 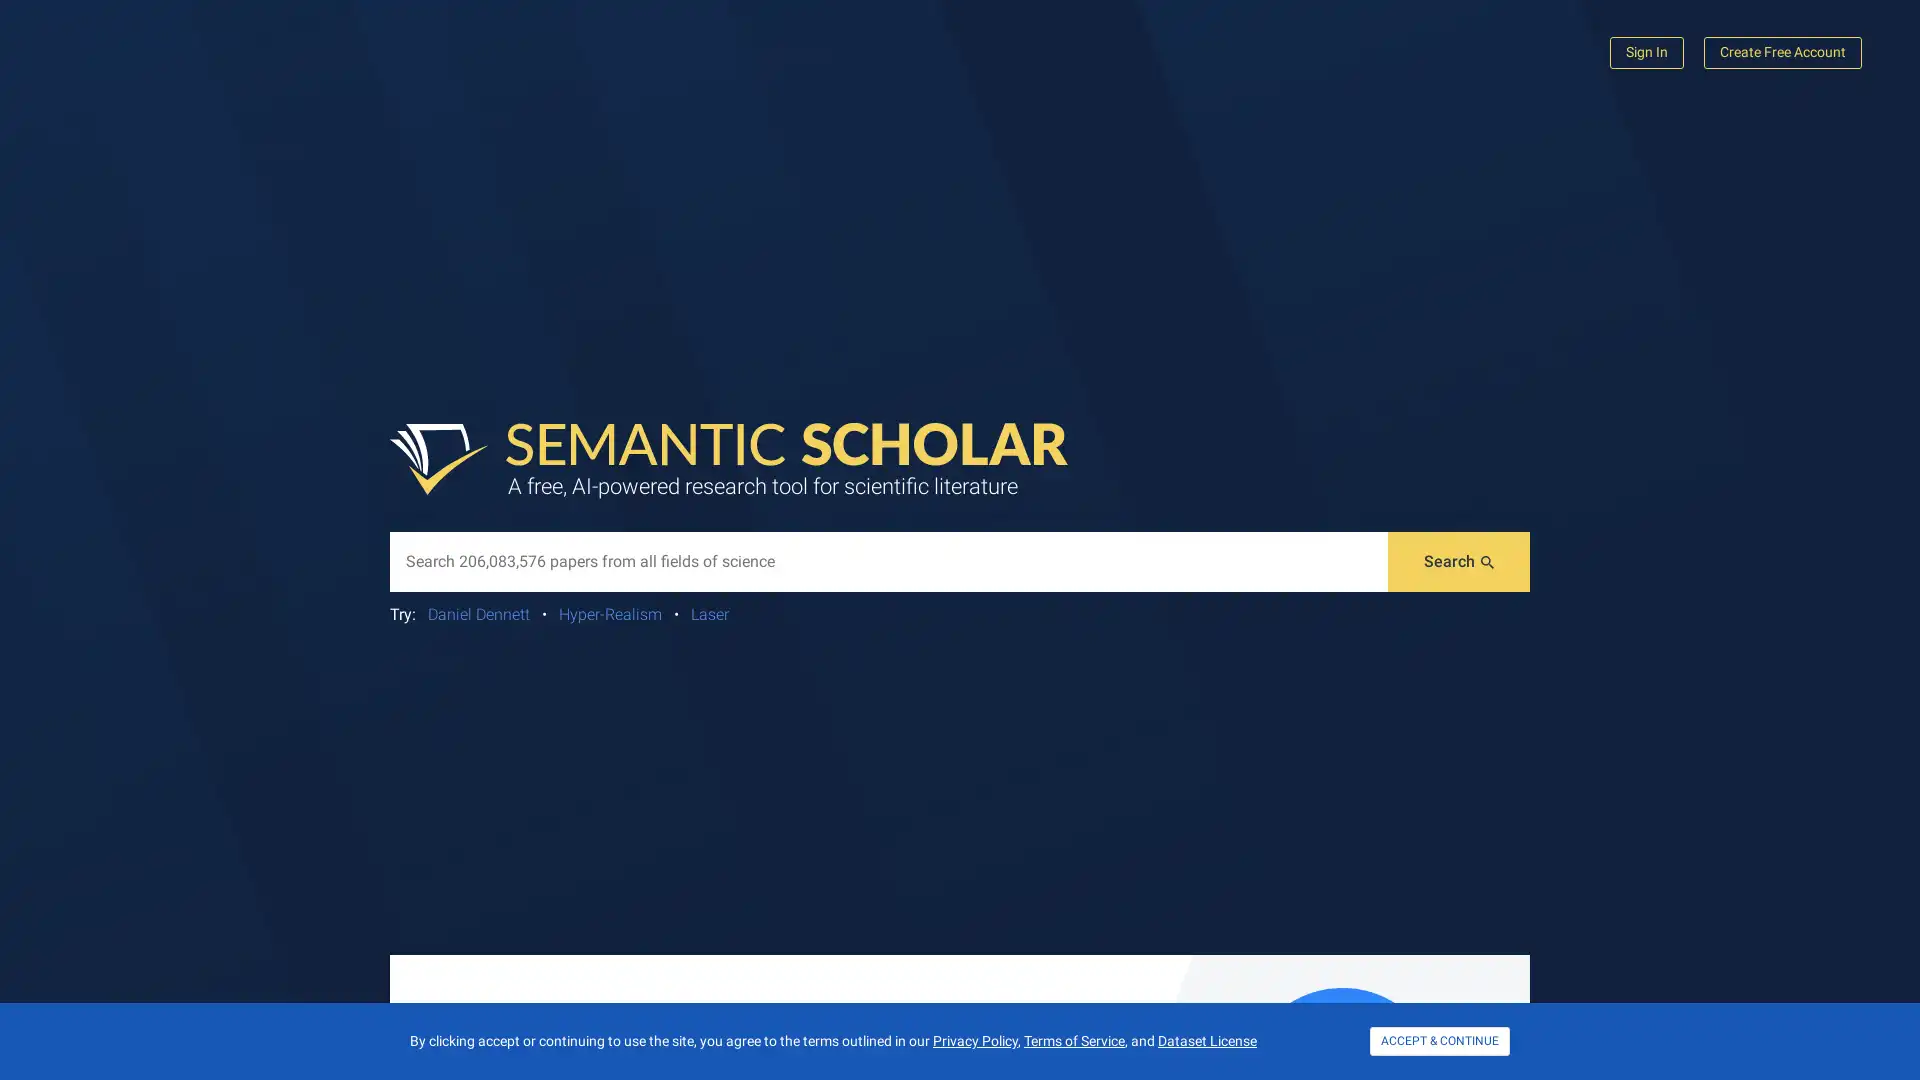 What do you see at coordinates (1459, 562) in the screenshot?
I see `Submit` at bounding box center [1459, 562].